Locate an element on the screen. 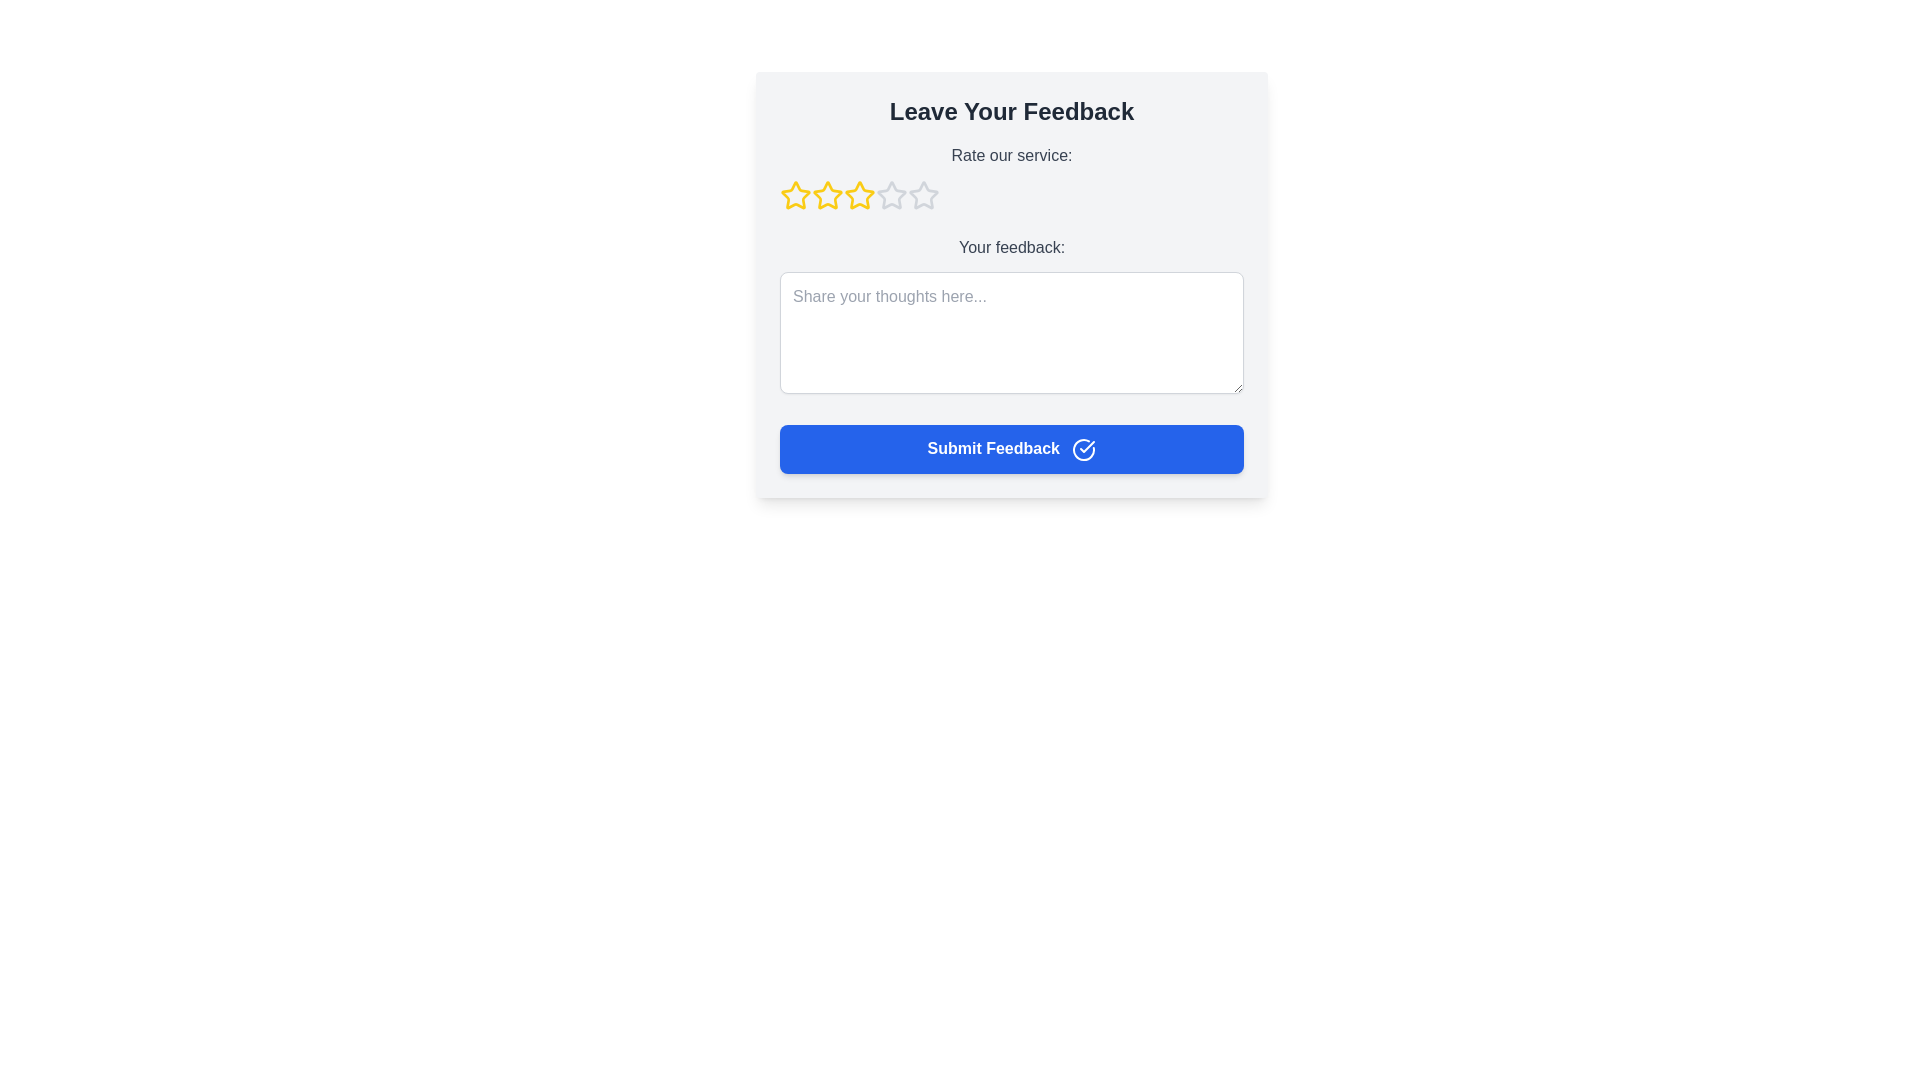 Image resolution: width=1920 pixels, height=1080 pixels. the label text that serves as a prompt for the multiline text input field, located in the mid-section of the form just below the star rating input is located at coordinates (1012, 246).